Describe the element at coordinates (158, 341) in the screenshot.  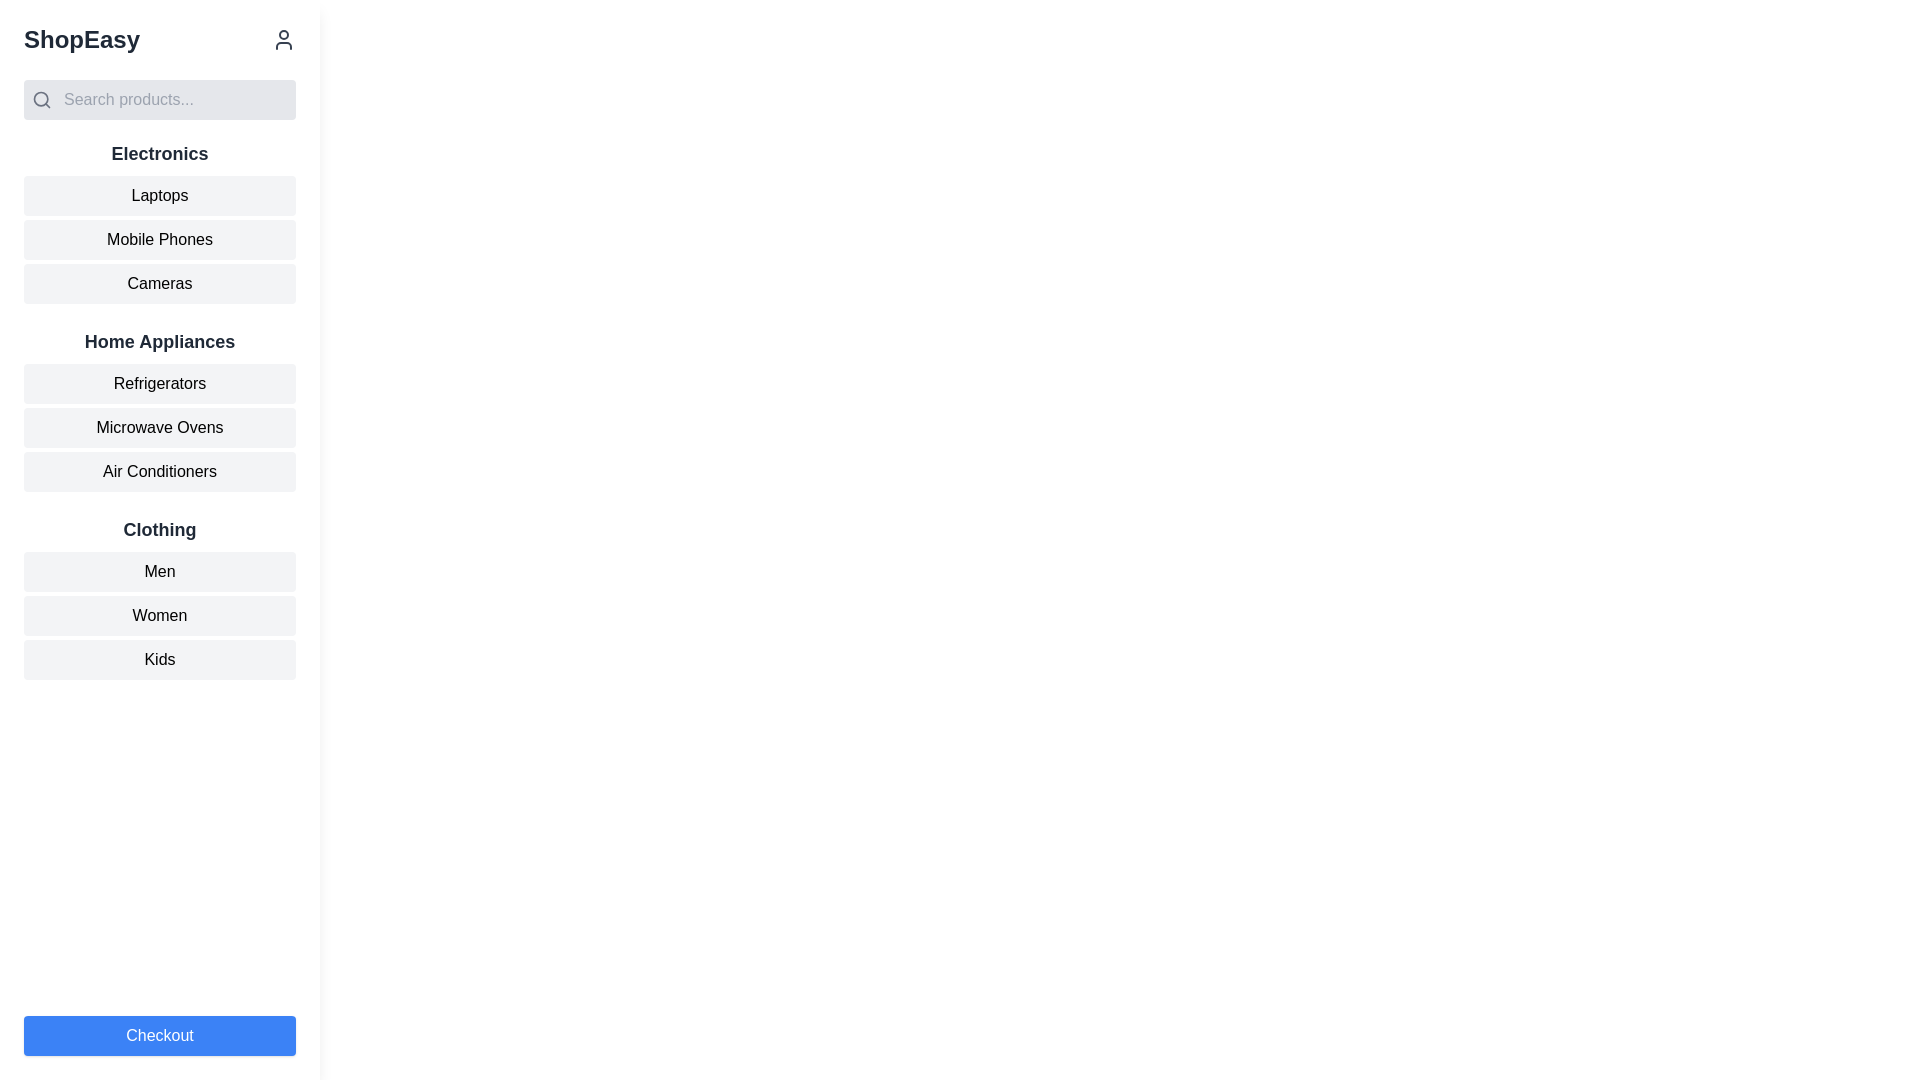
I see `the 'Home Appliances' category heading, which is styled with a larger bold font and dark gray color, located in the sidebar navigation menu beneath the 'Electronics' section` at that location.